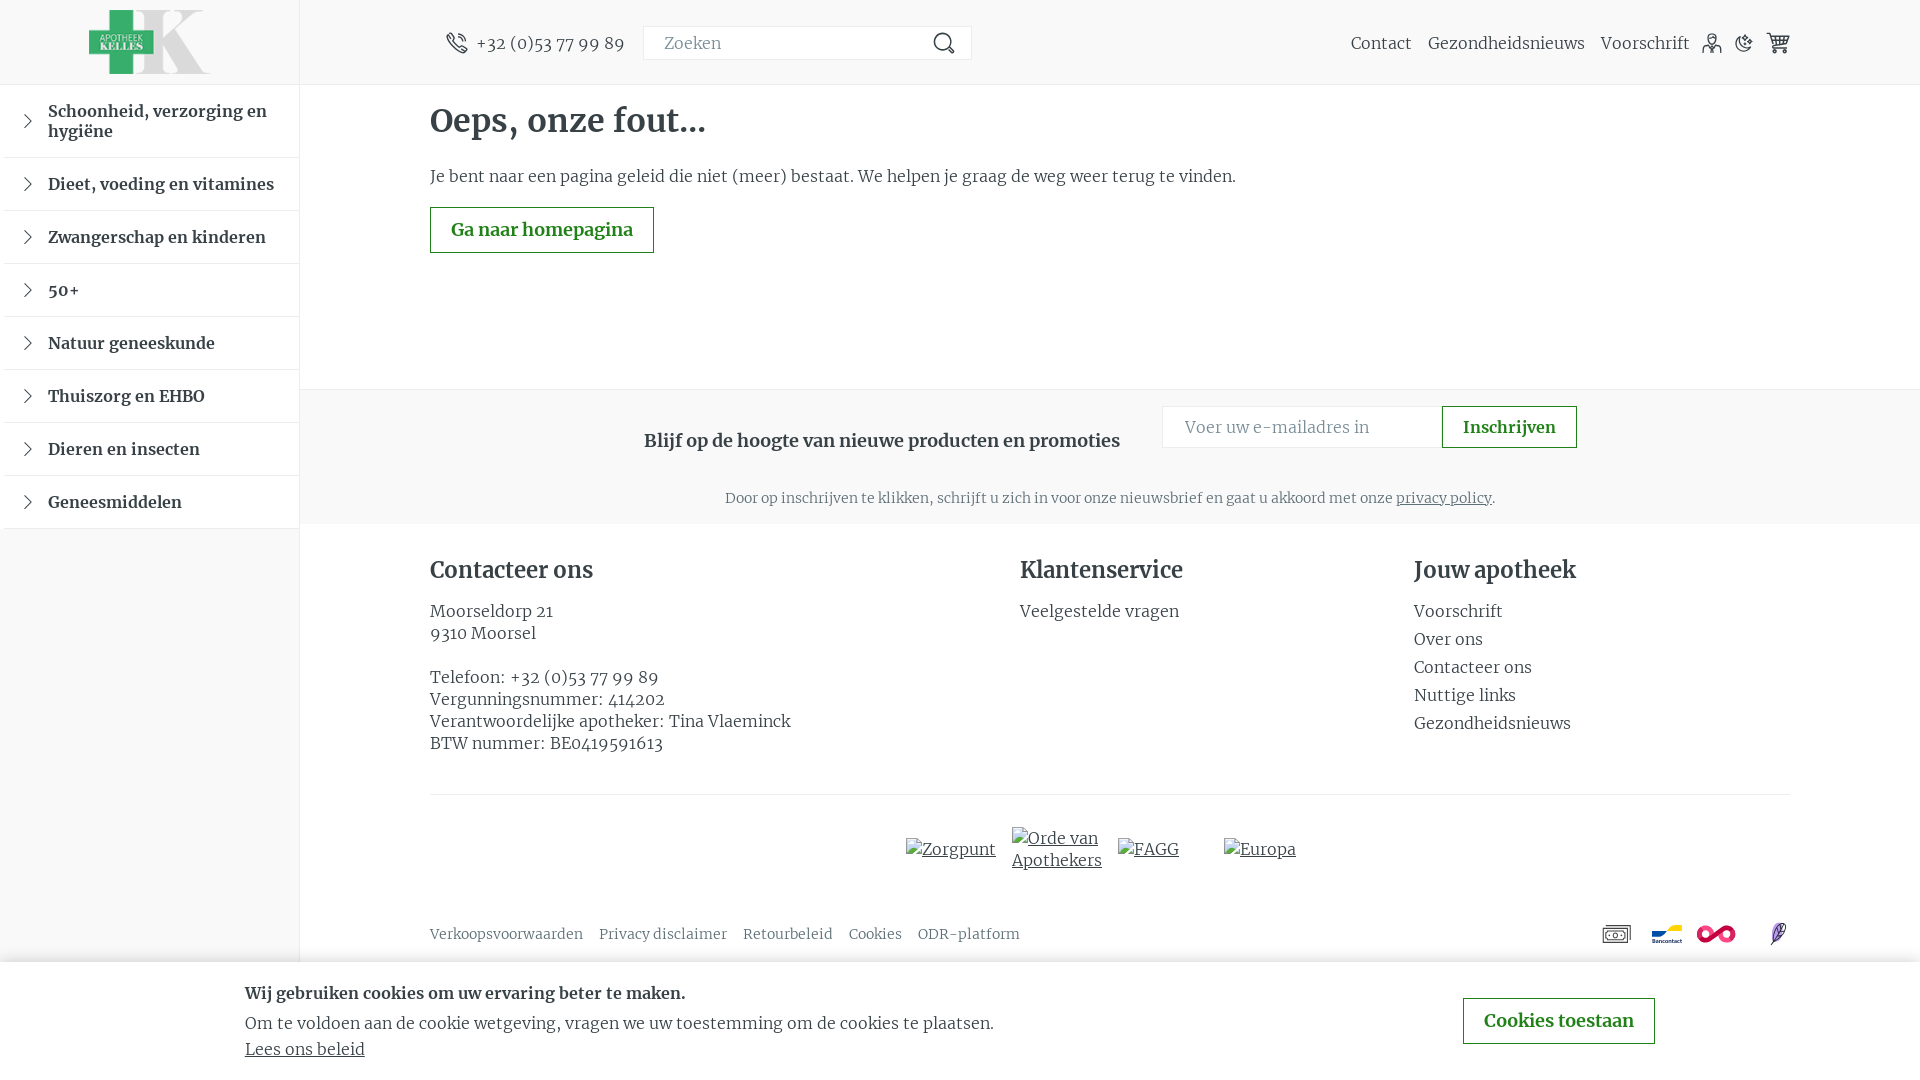  I want to click on 'Verkoopsvoorwaarden', so click(506, 933).